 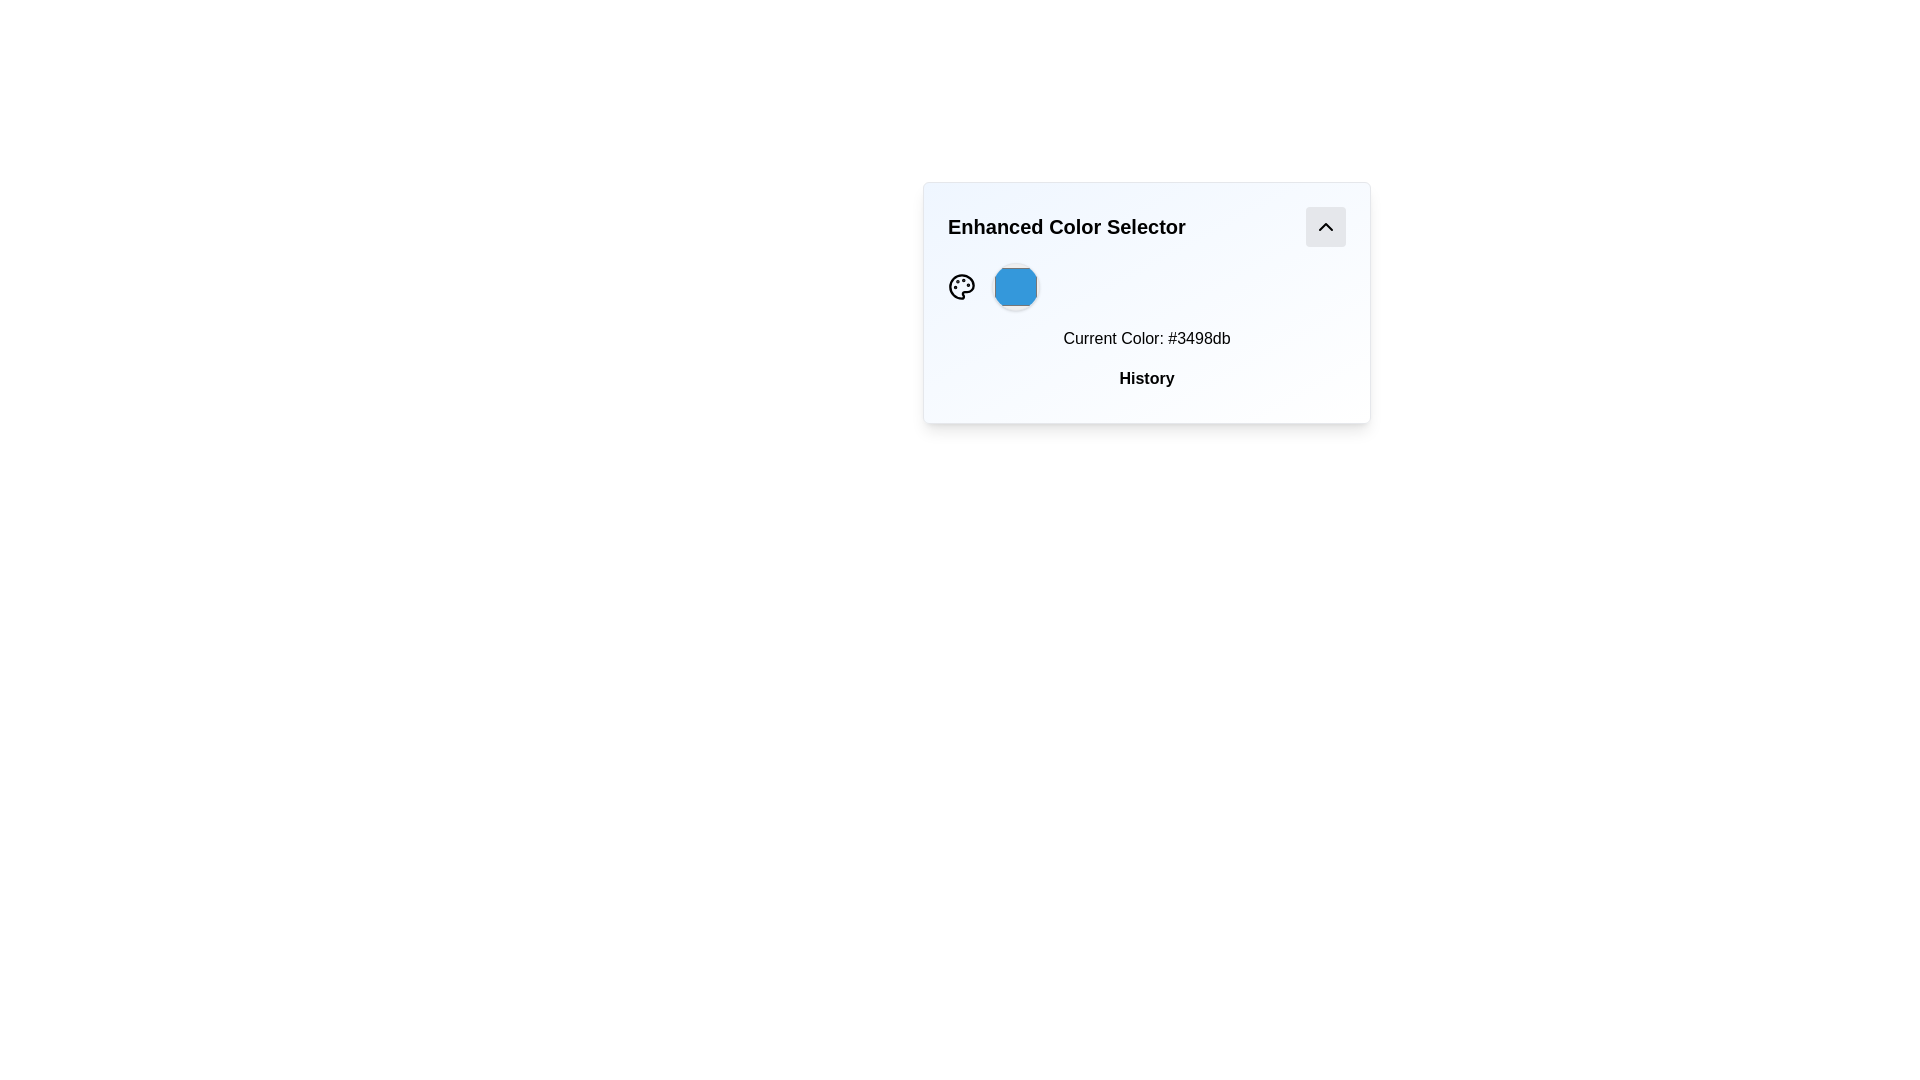 I want to click on the text label displaying the current selected color in hexadecimal format, which reads 'Current Color: #3498db', so click(x=1147, y=338).